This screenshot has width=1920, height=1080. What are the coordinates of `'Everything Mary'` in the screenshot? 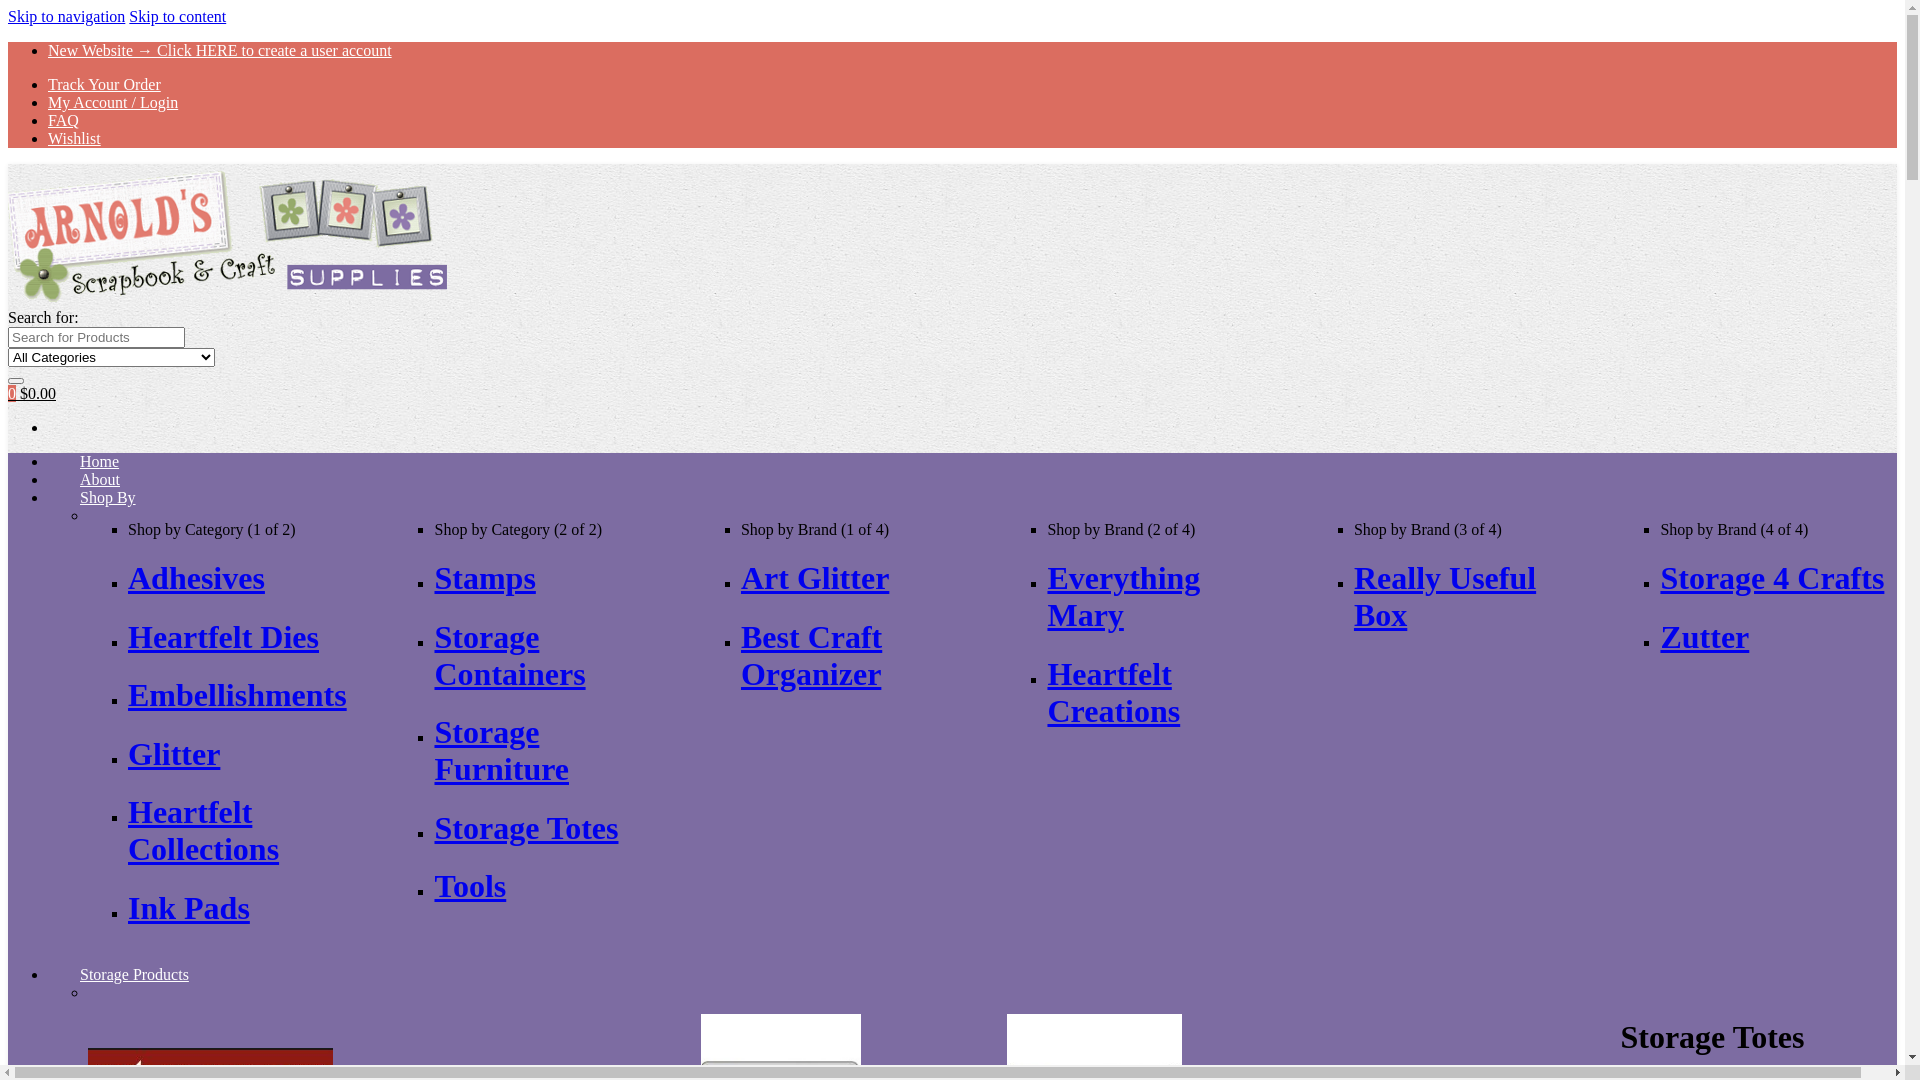 It's located at (1045, 595).